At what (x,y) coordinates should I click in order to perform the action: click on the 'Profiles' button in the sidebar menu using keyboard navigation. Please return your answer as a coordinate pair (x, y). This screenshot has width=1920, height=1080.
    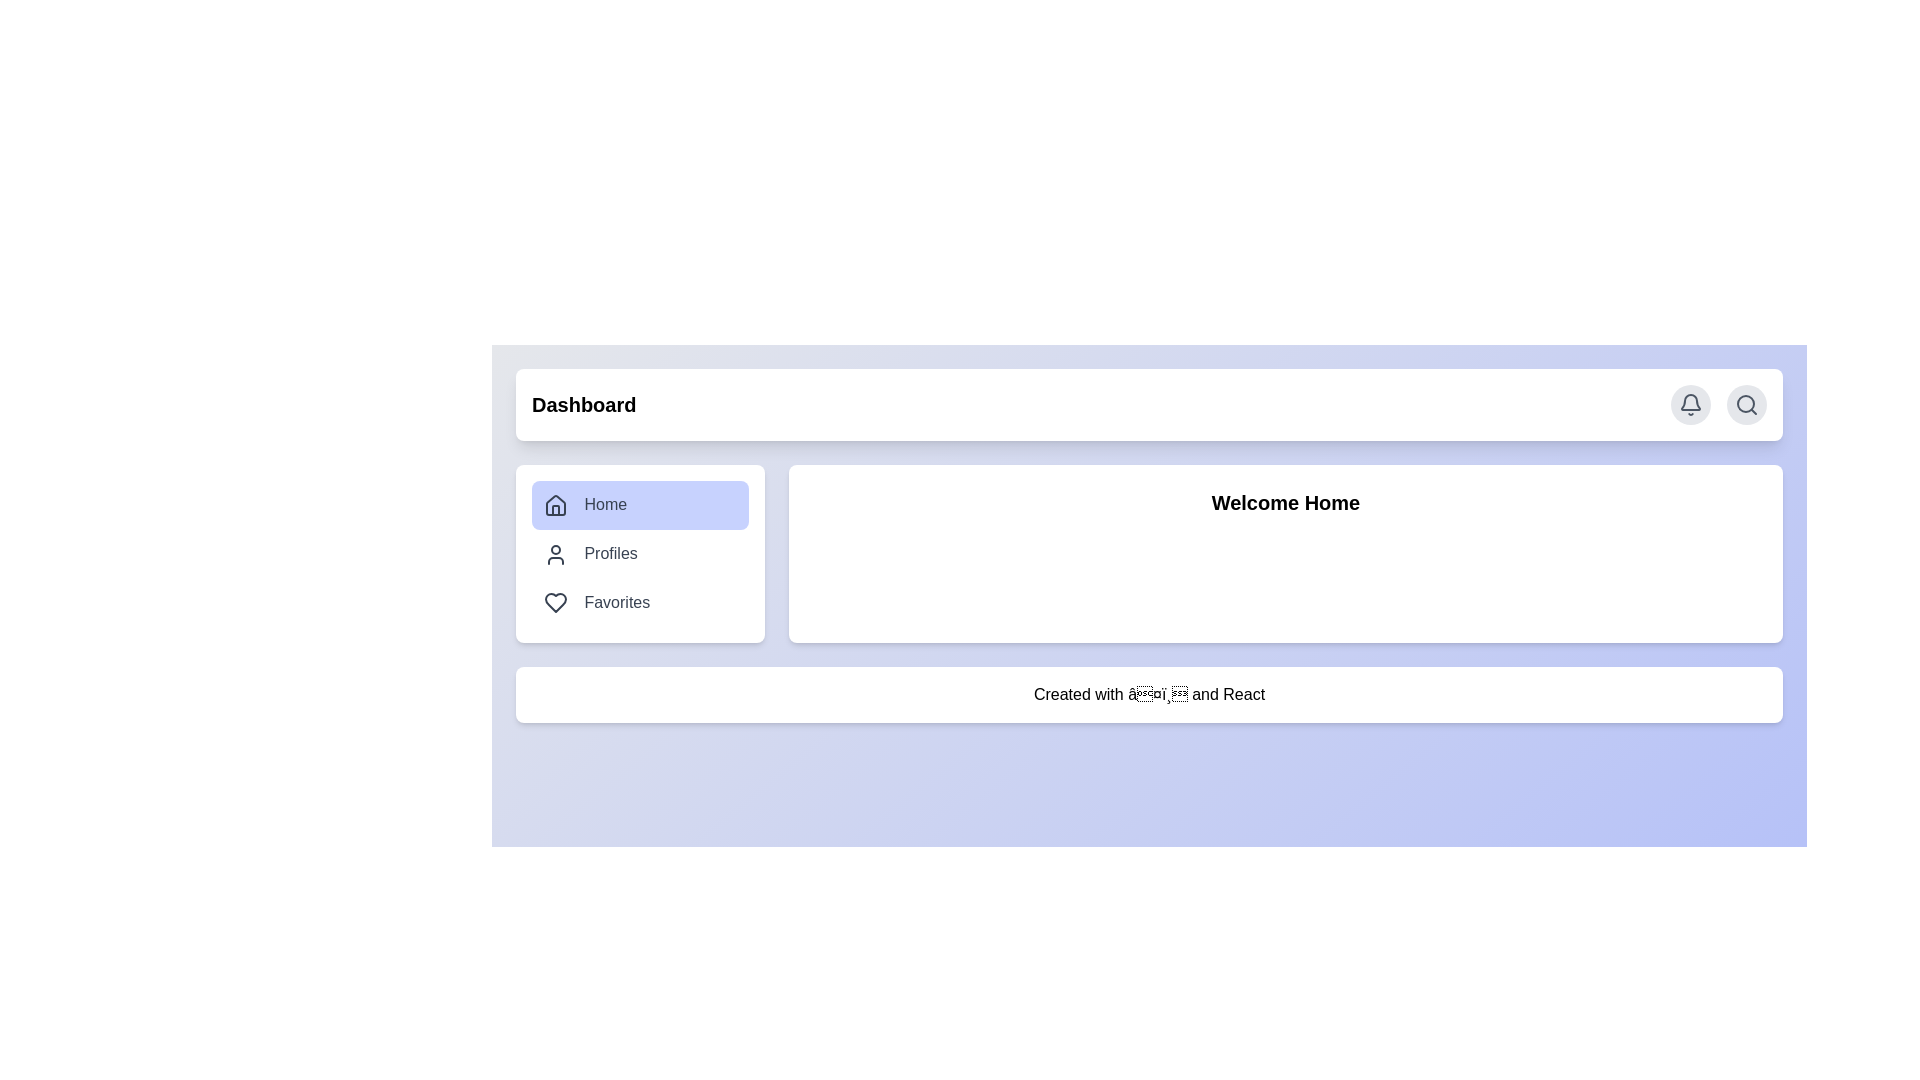
    Looking at the image, I should click on (640, 554).